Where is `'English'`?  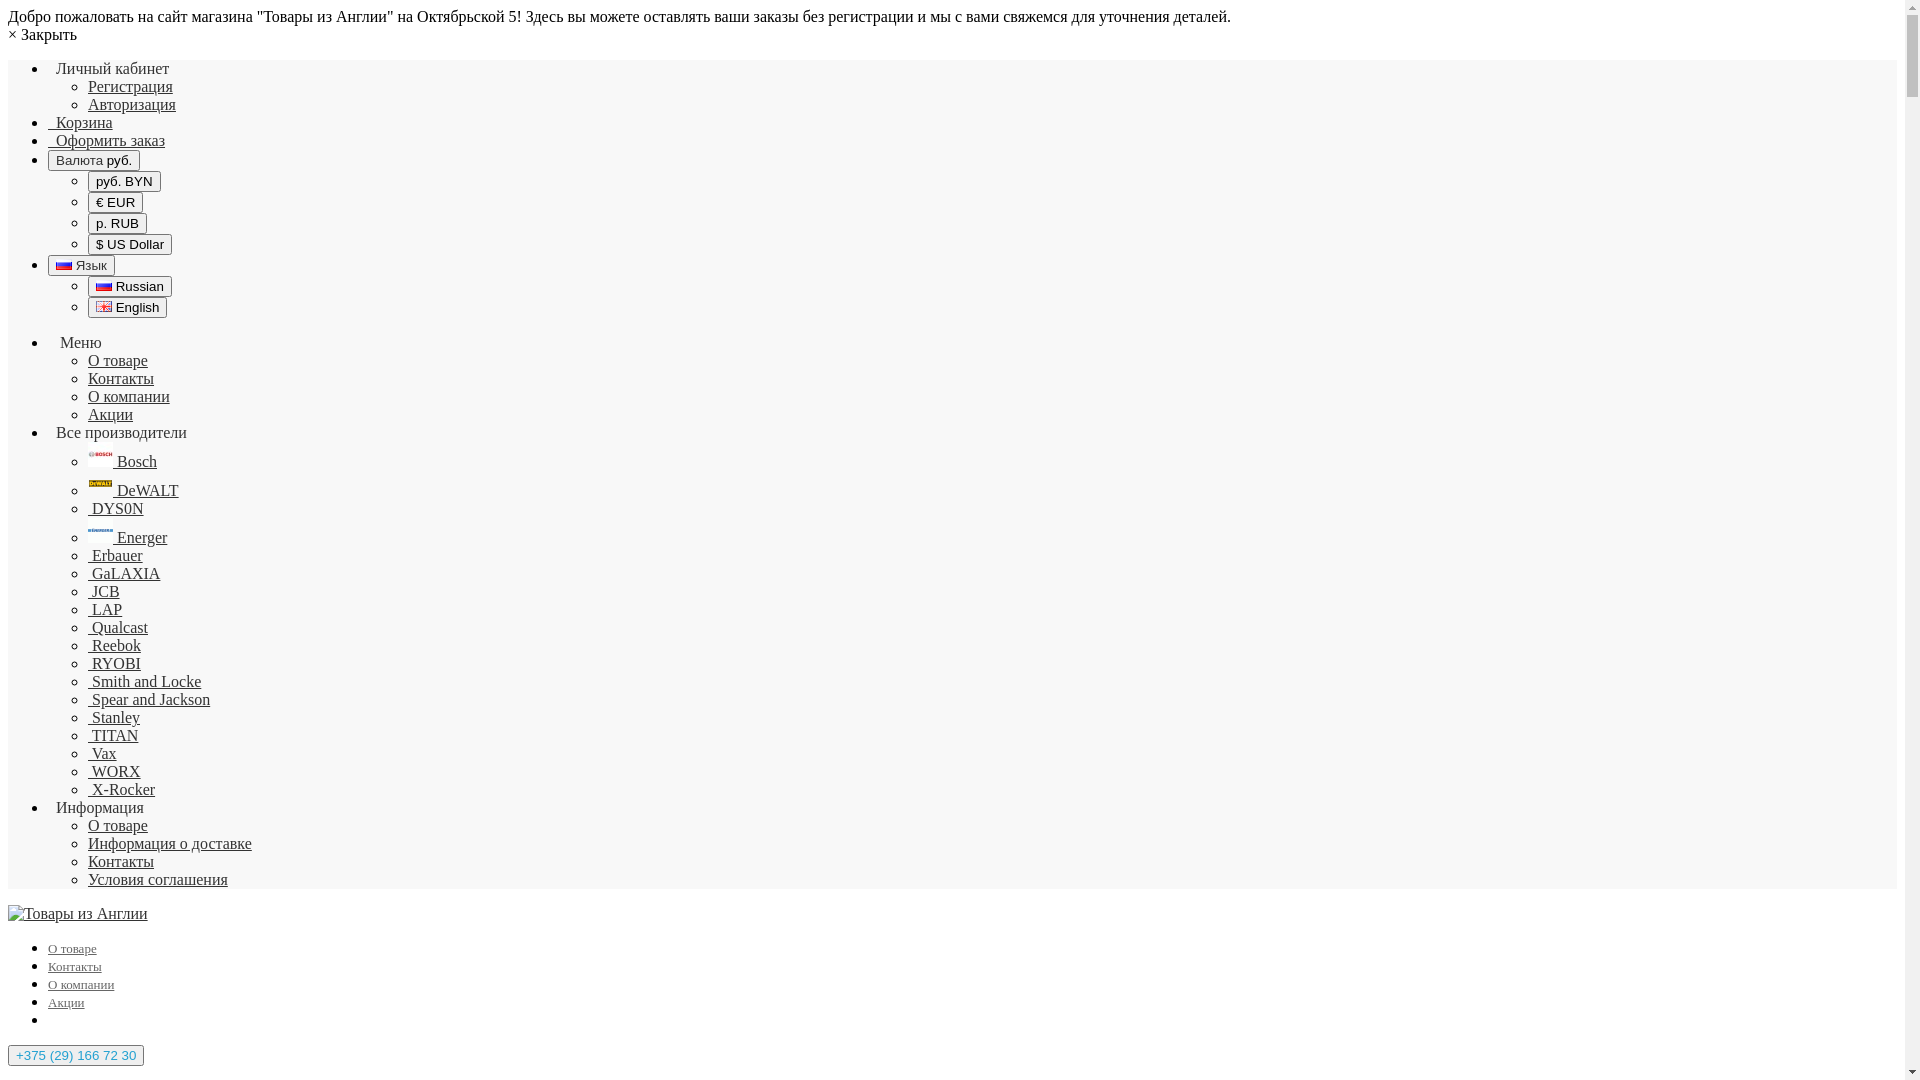
'English' is located at coordinates (126, 307).